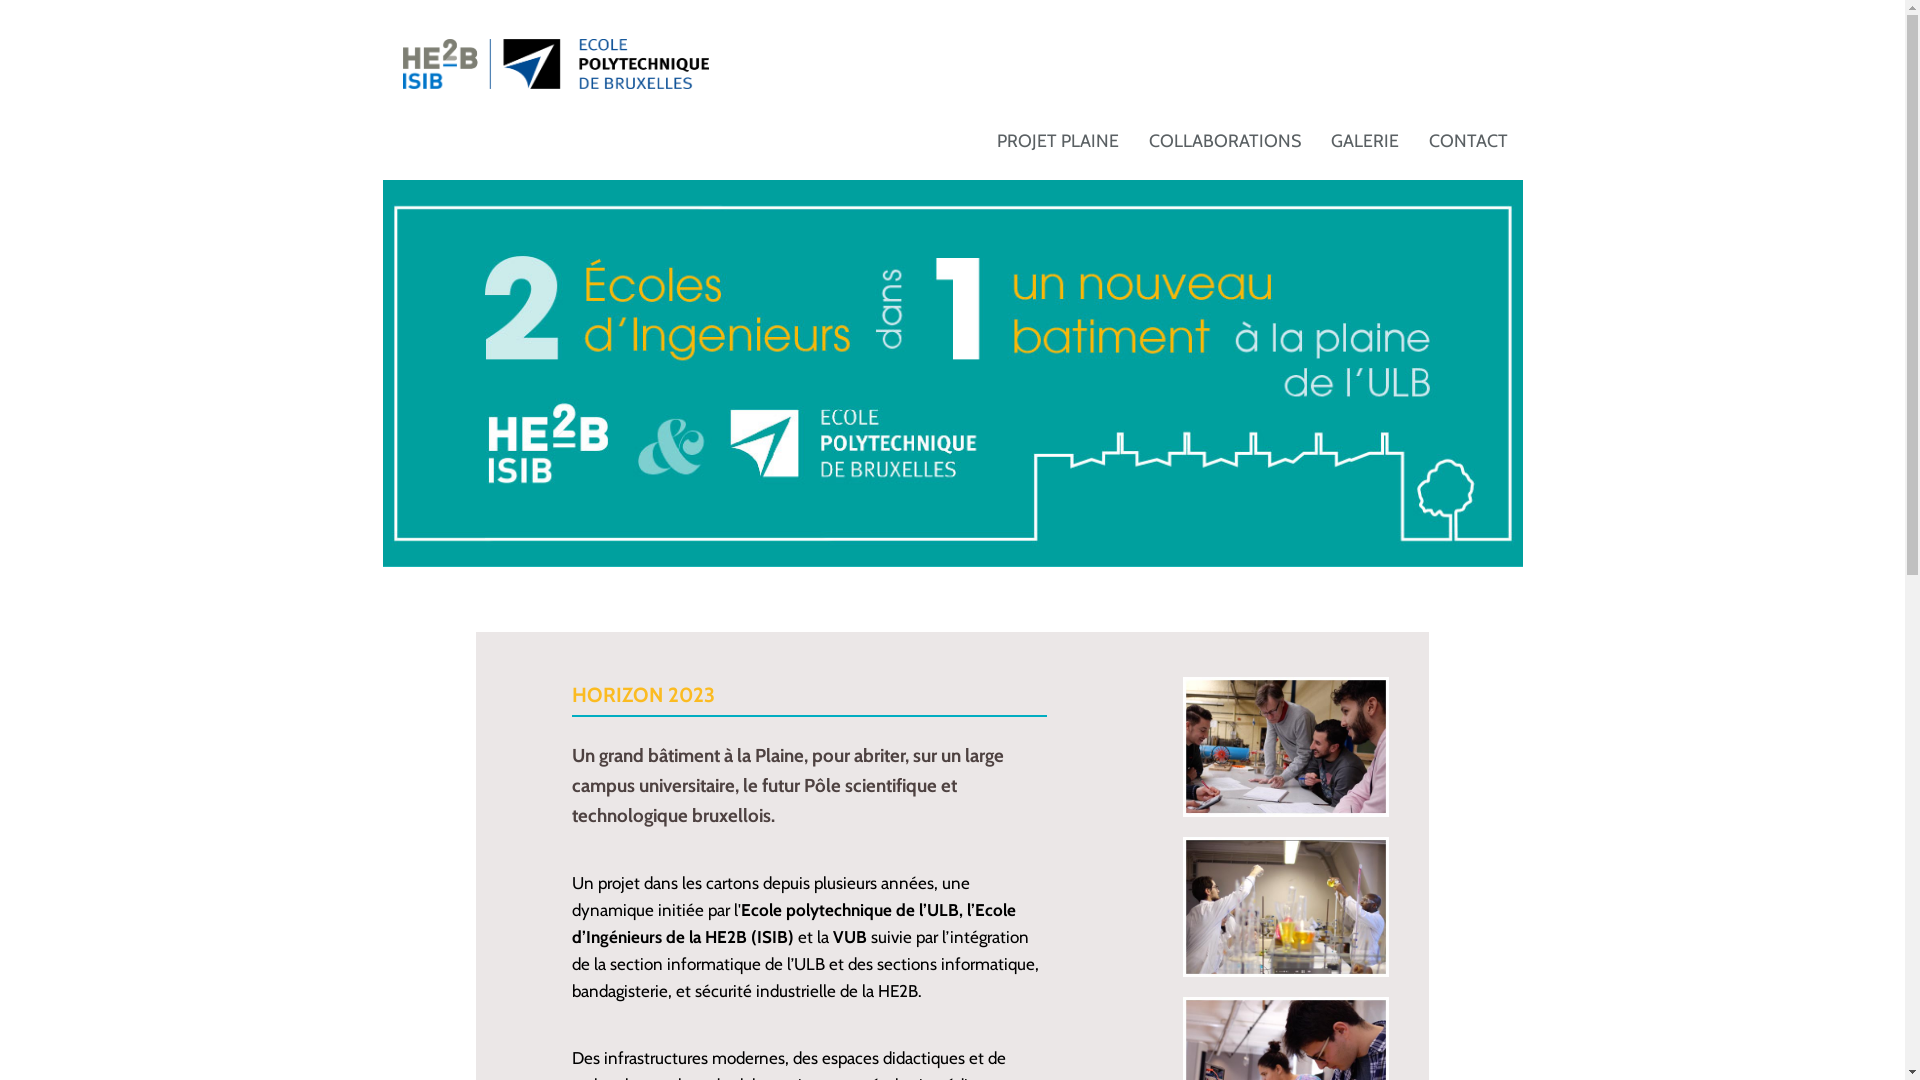 Image resolution: width=1920 pixels, height=1080 pixels. Describe the element at coordinates (1056, 140) in the screenshot. I see `'PROJET PLAINE'` at that location.